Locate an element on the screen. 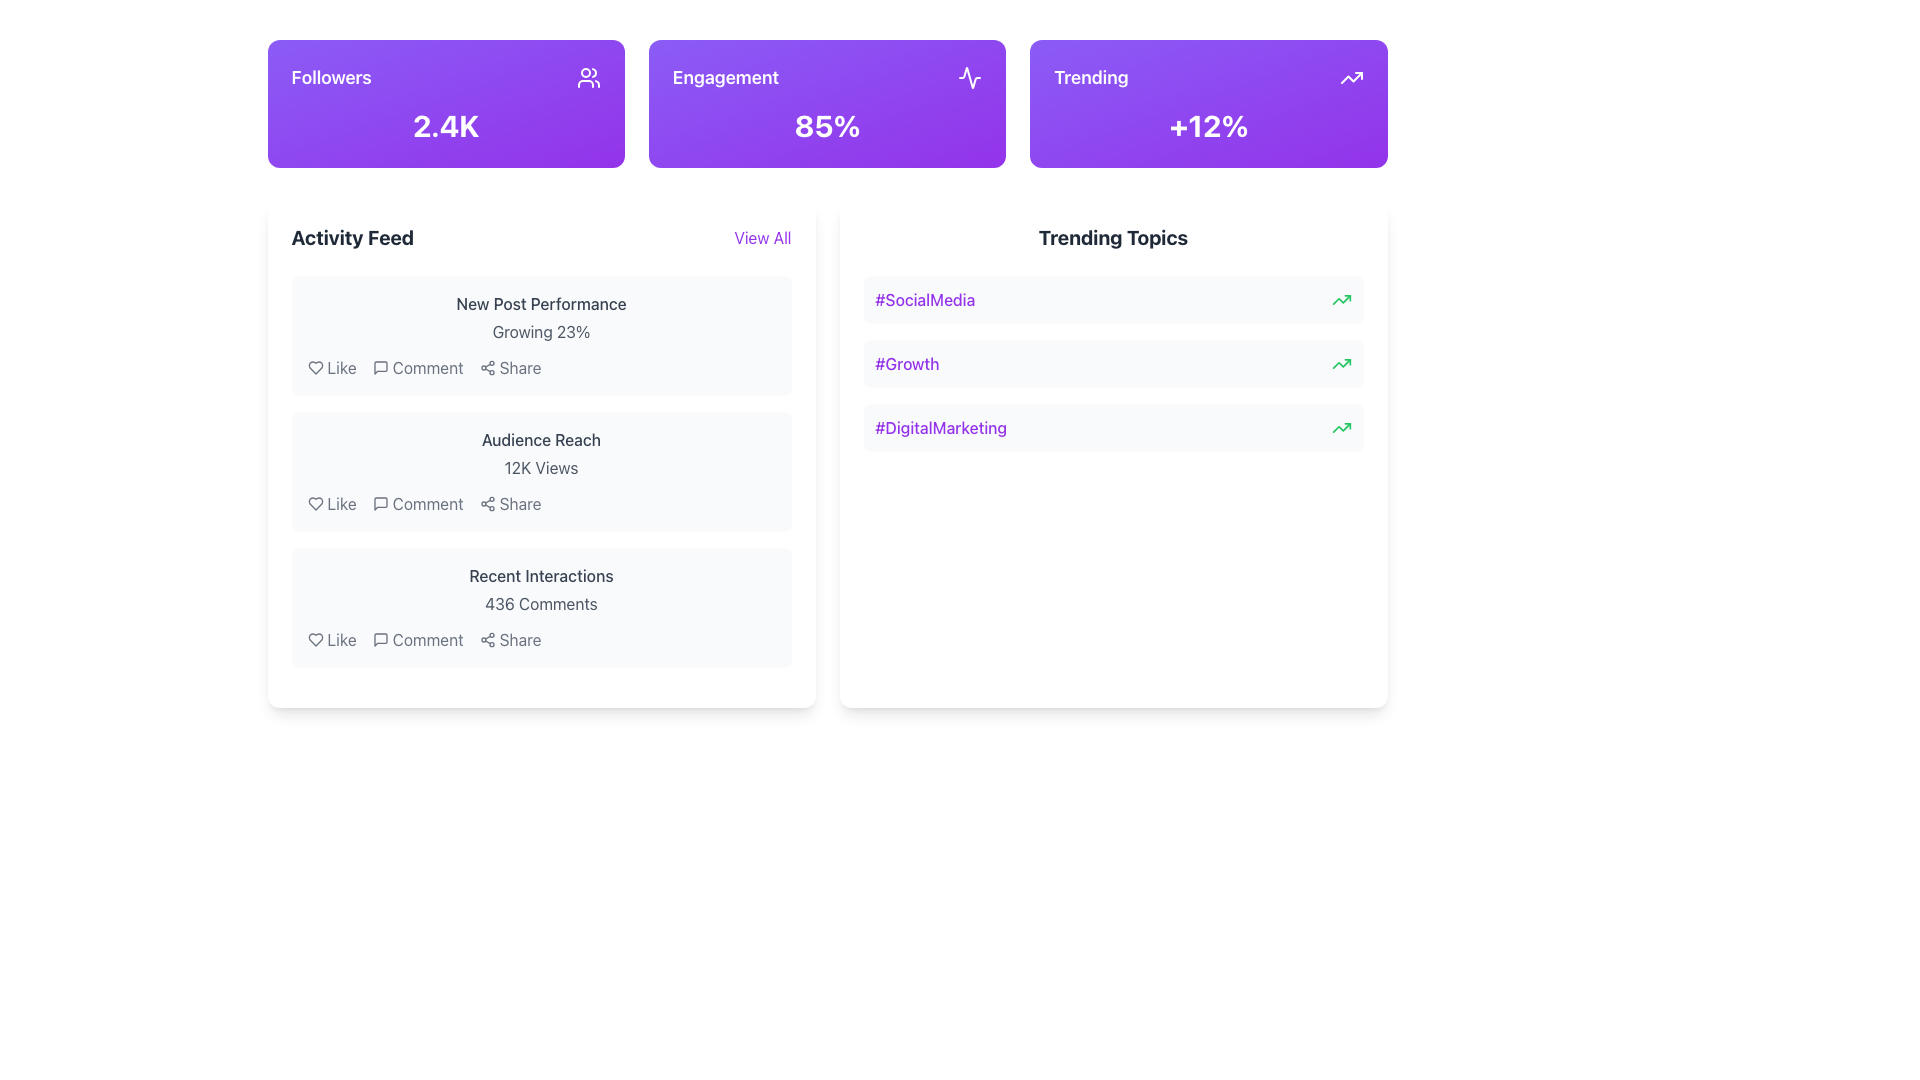  the chat or message bubble icon located in the 'Recent Interactions' section of the 'Activity Feed', positioned to the right of the heart icon is located at coordinates (380, 640).